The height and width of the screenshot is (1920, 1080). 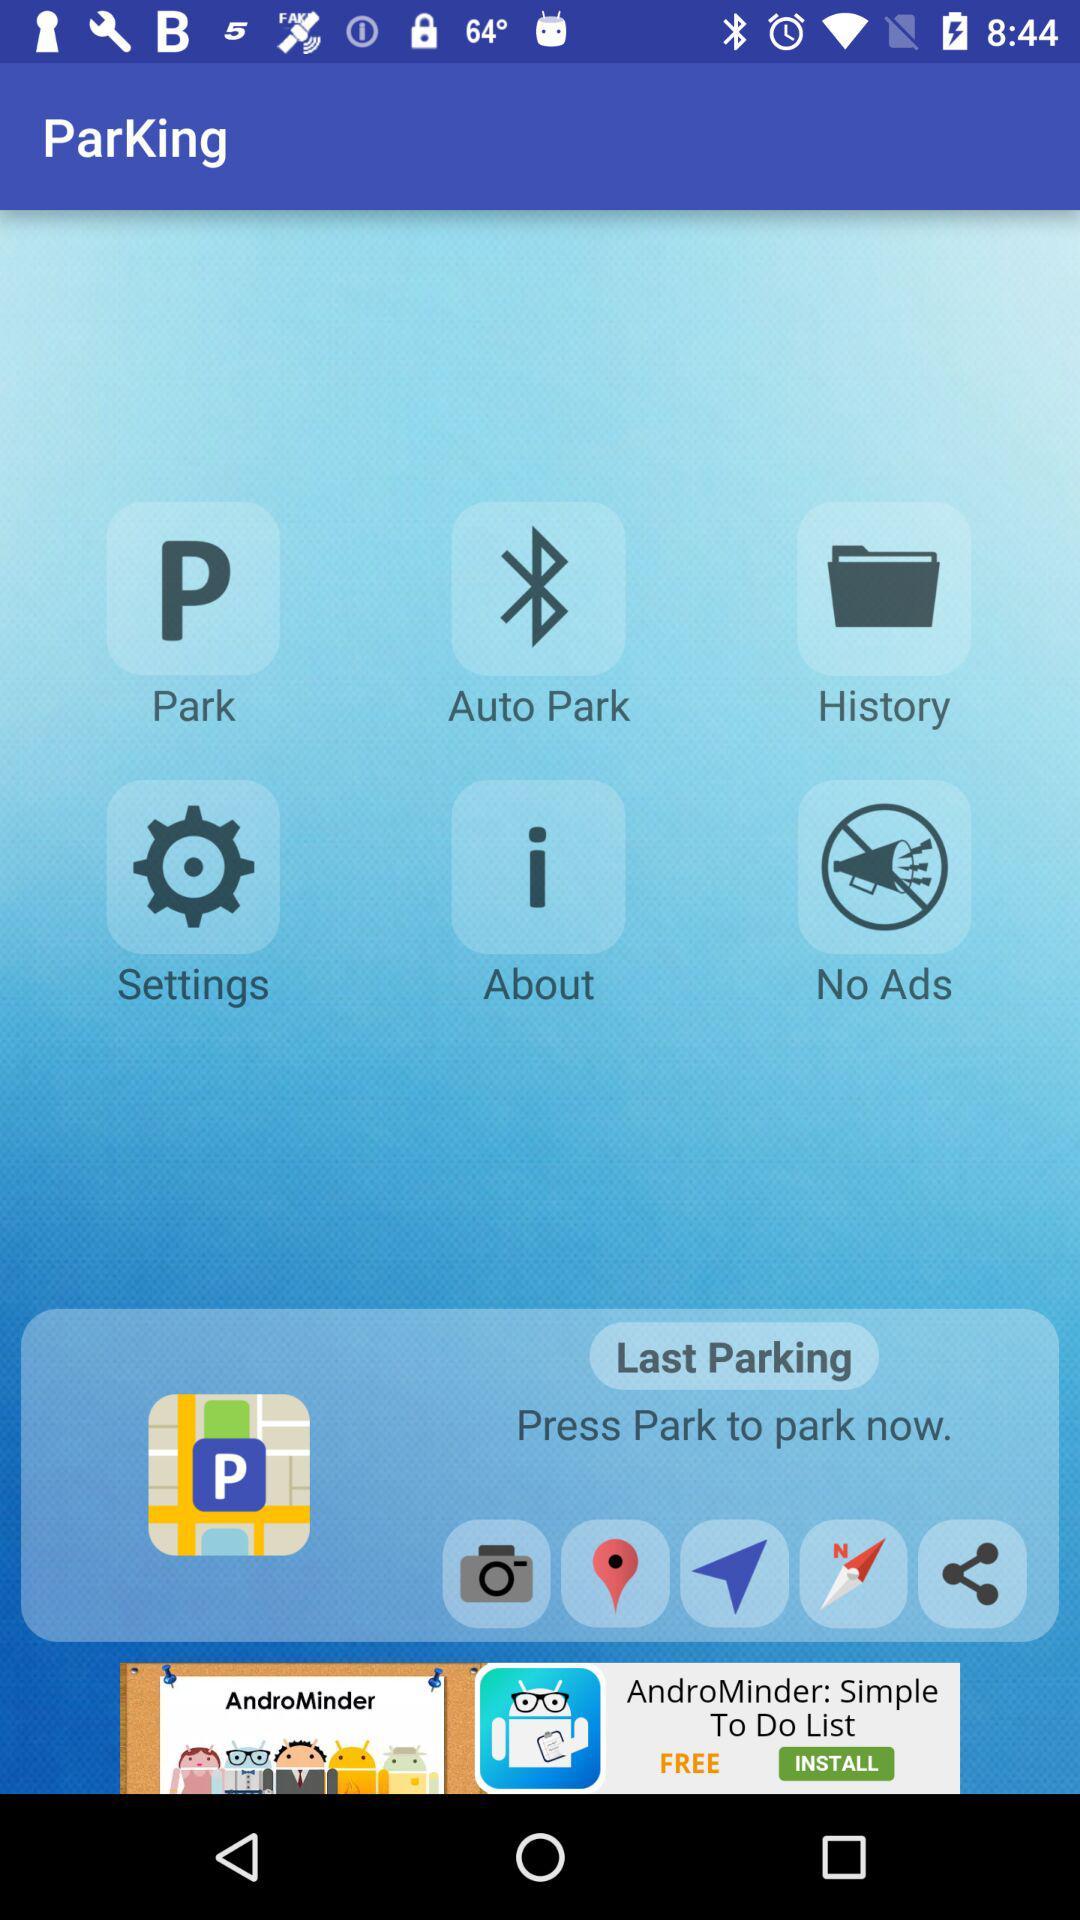 I want to click on click the park option, so click(x=193, y=587).